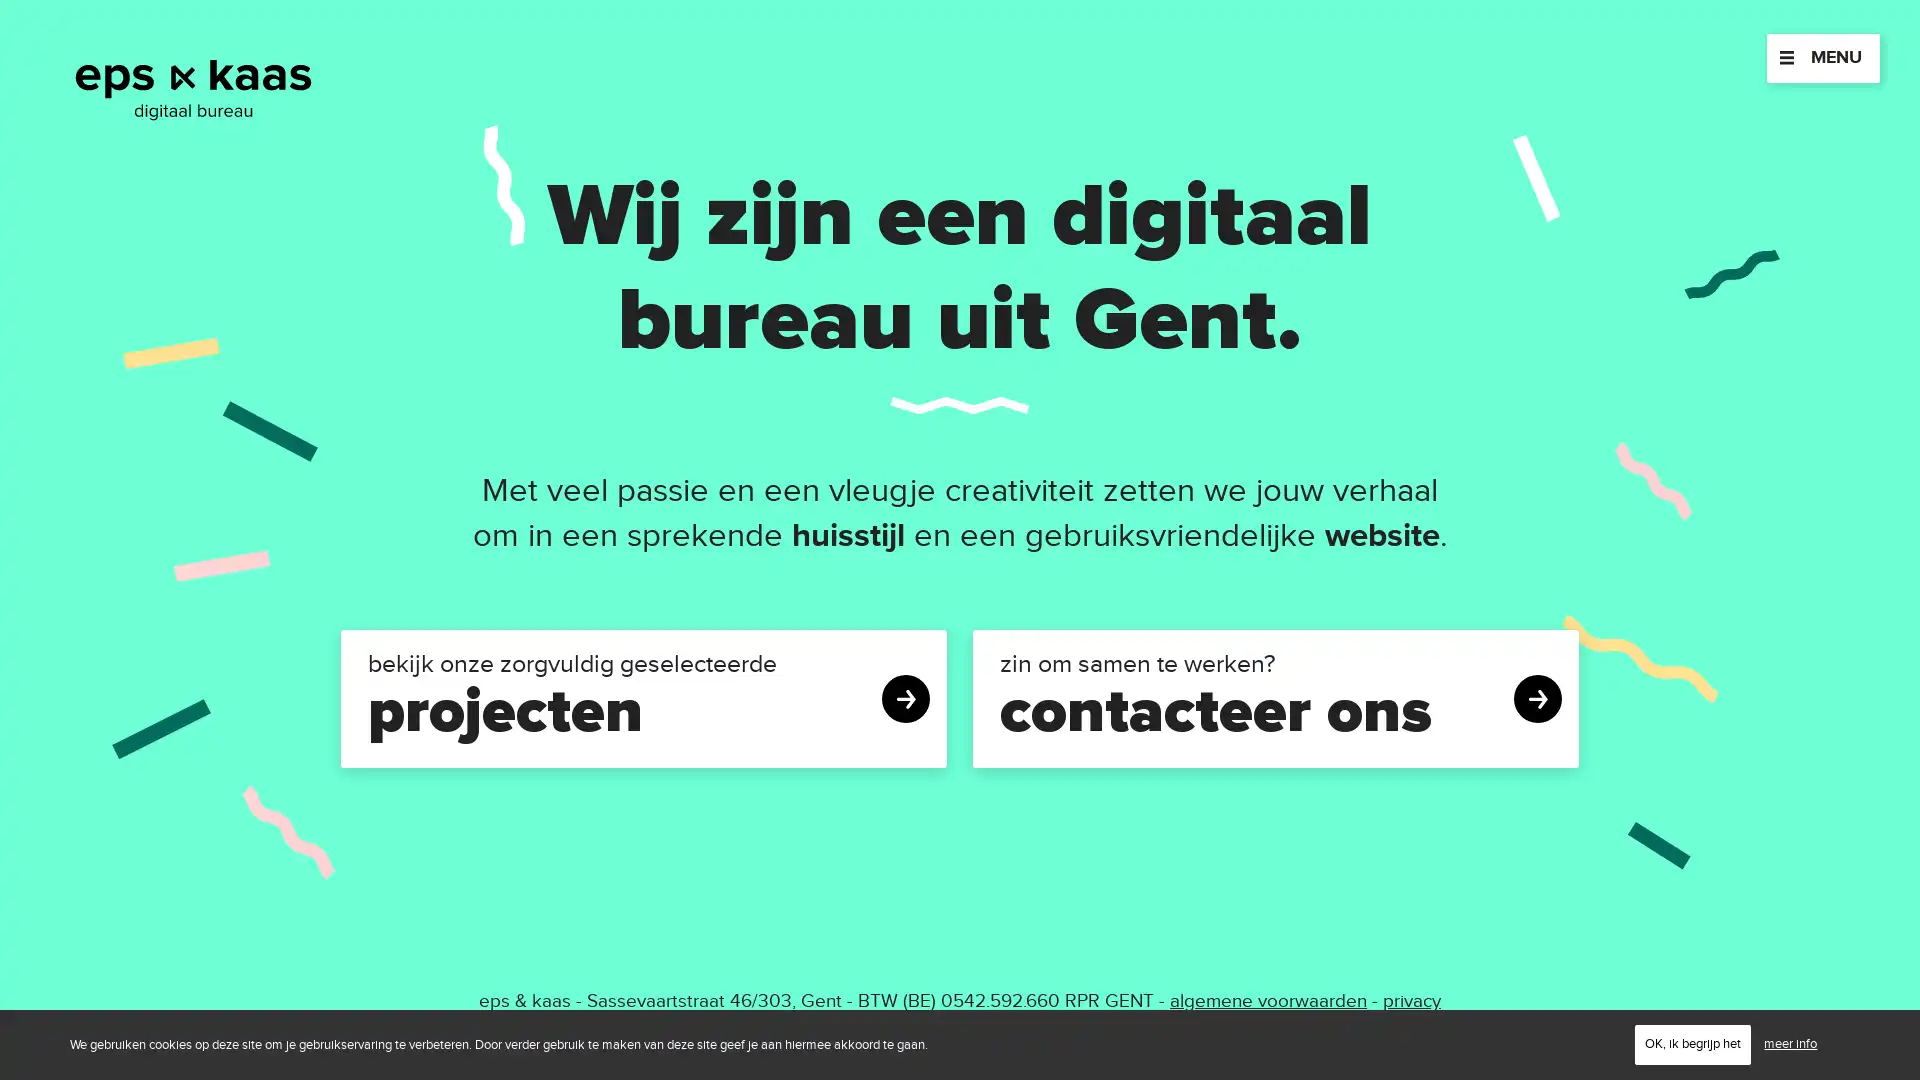  Describe the element at coordinates (1692, 1043) in the screenshot. I see `OK, ik begrijp het` at that location.